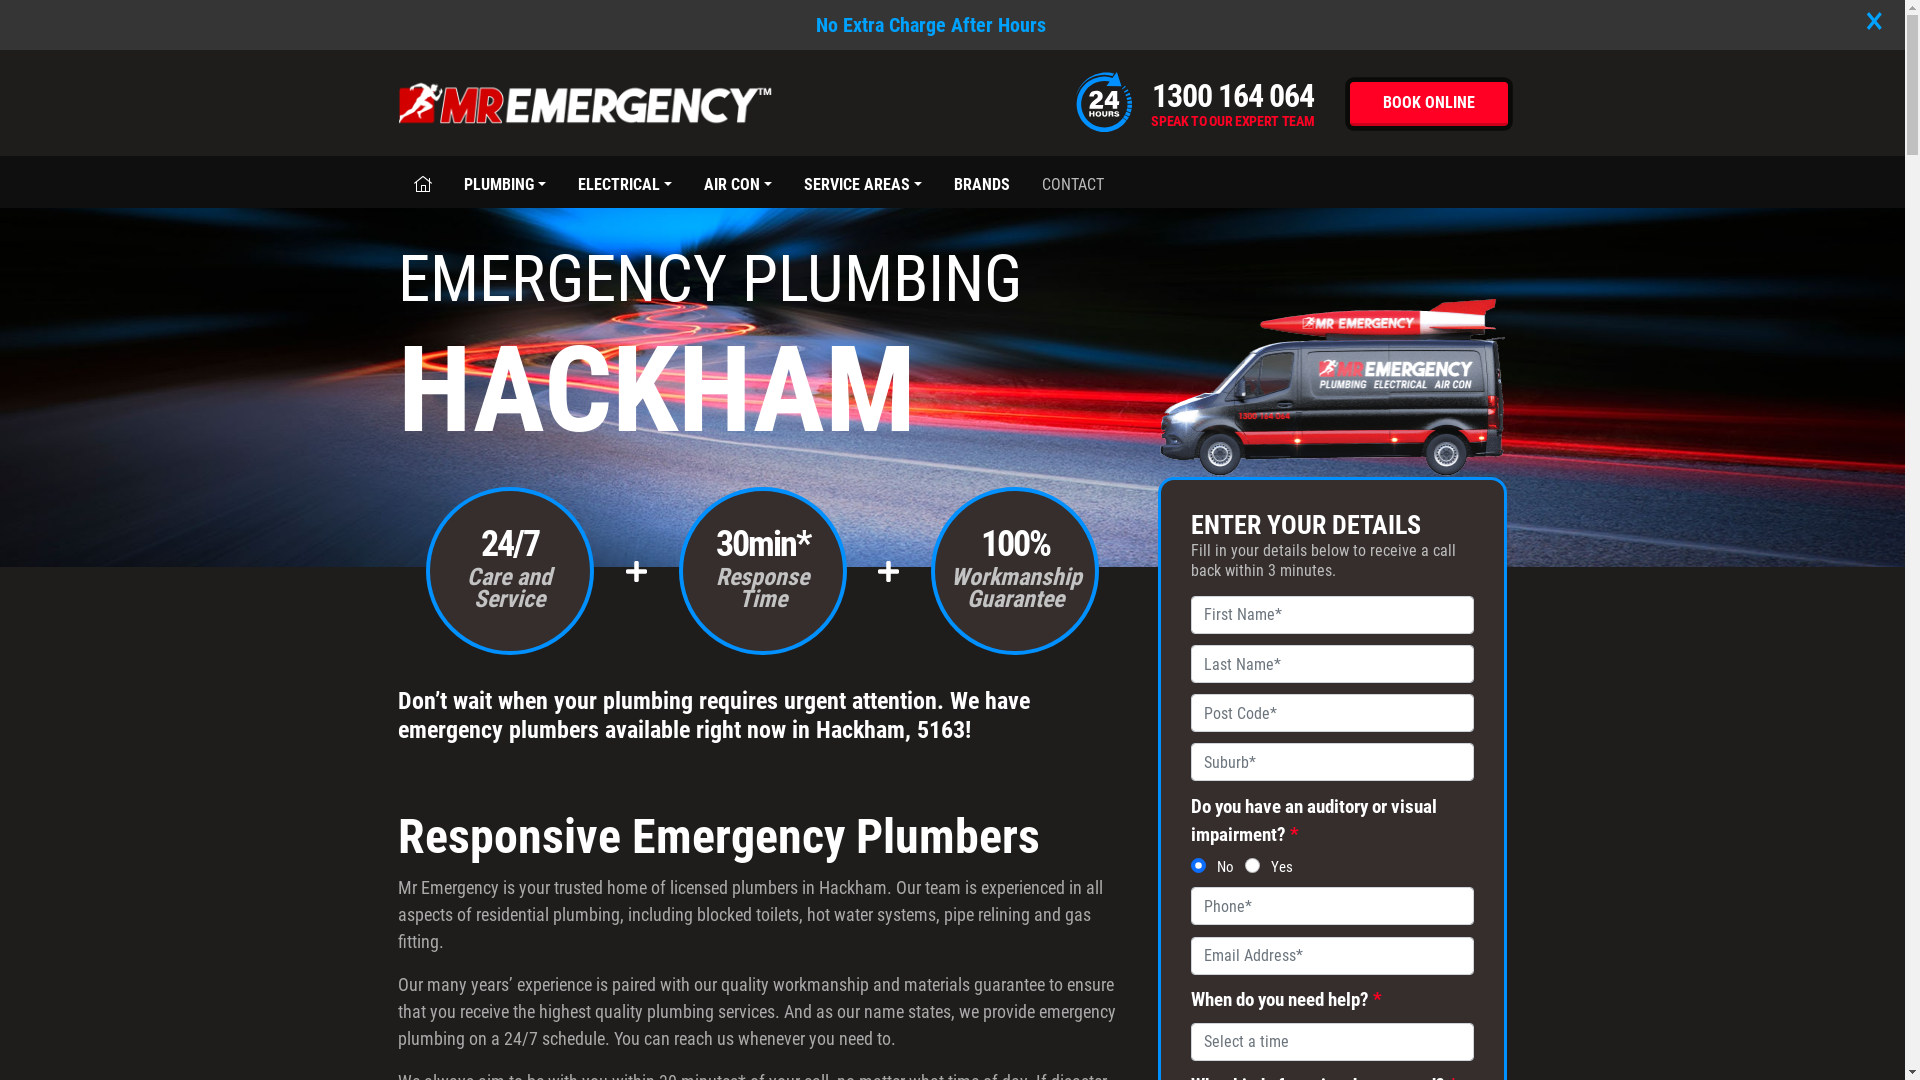 The height and width of the screenshot is (1080, 1920). Describe the element at coordinates (1072, 182) in the screenshot. I see `'CONTACT'` at that location.